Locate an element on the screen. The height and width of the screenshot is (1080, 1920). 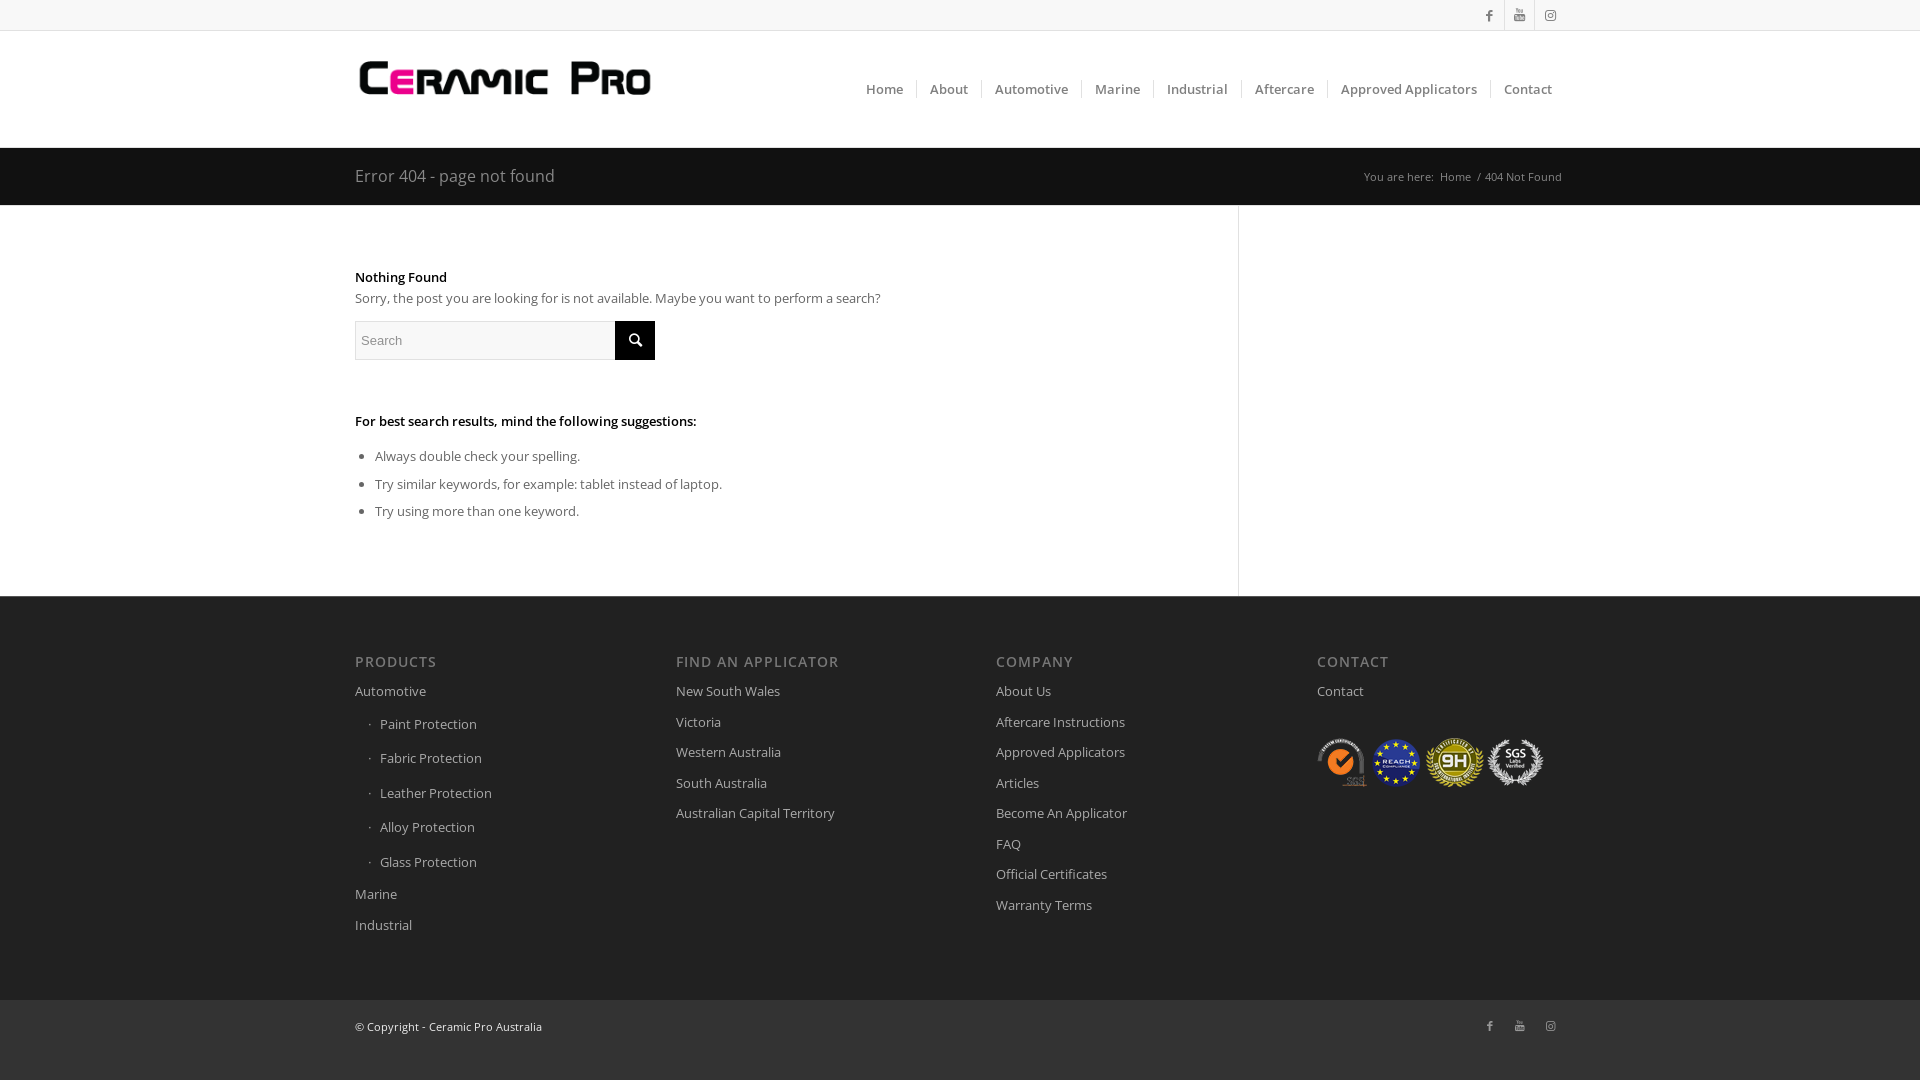
'Fabric Protection' is located at coordinates (368, 759).